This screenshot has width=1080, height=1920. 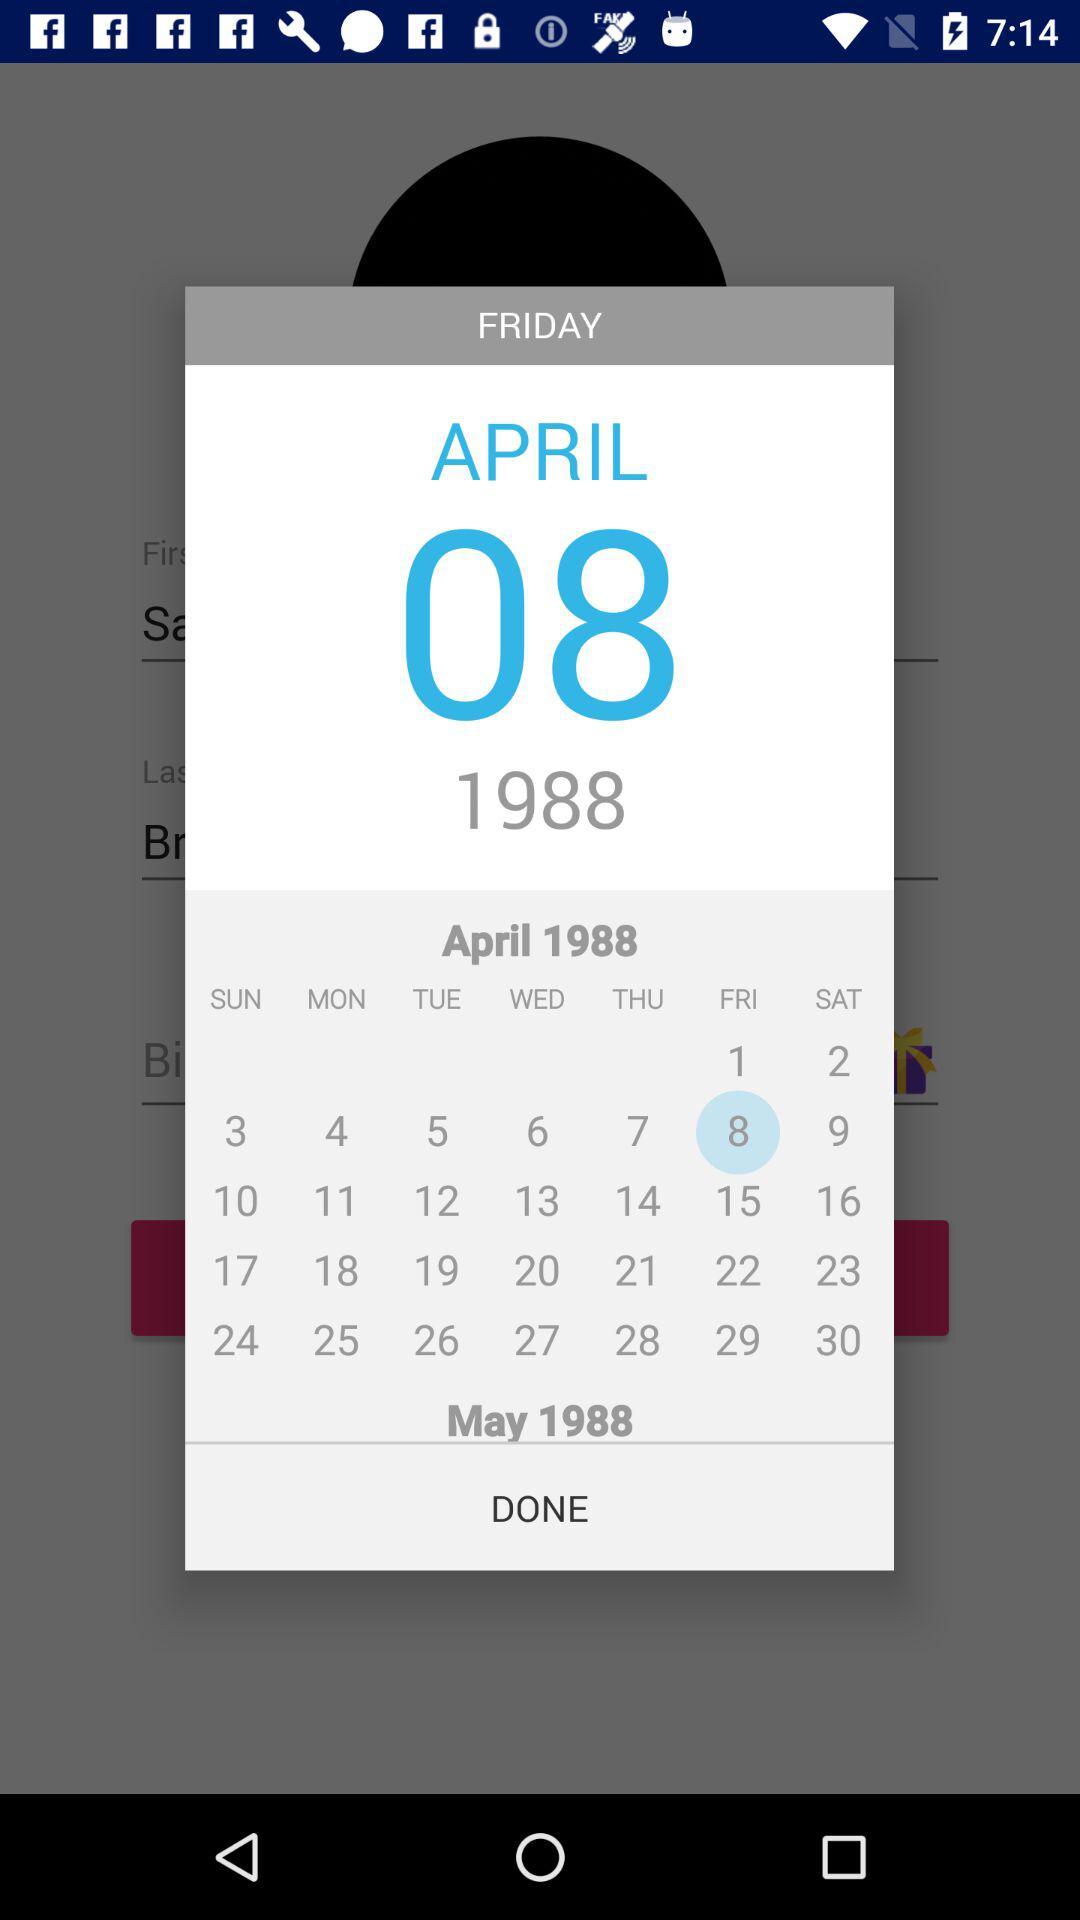 I want to click on the icon below the 1988 item, so click(x=538, y=1130).